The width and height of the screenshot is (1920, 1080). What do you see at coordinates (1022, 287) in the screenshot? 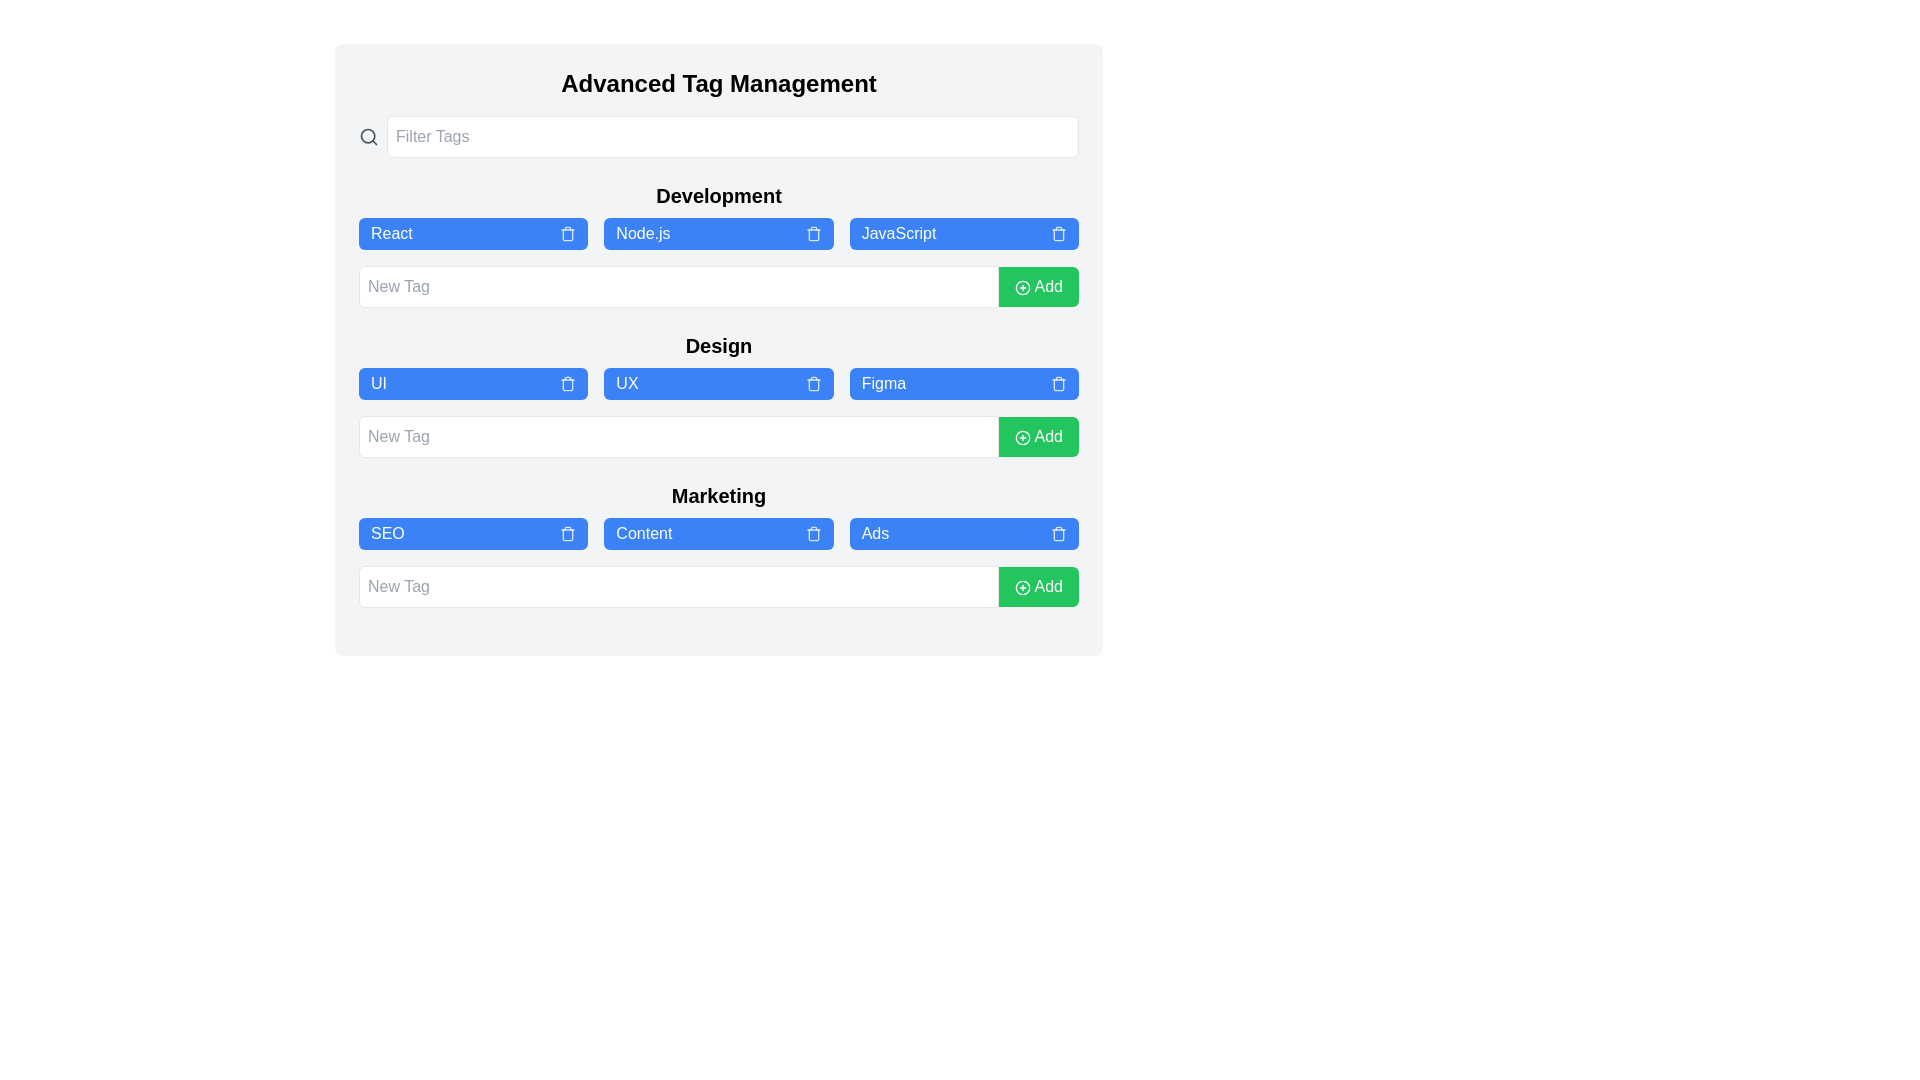
I see `the decorative Circle graphic element in the middle of the 'Add' button located in the 'Development' section of the UI` at bounding box center [1022, 287].